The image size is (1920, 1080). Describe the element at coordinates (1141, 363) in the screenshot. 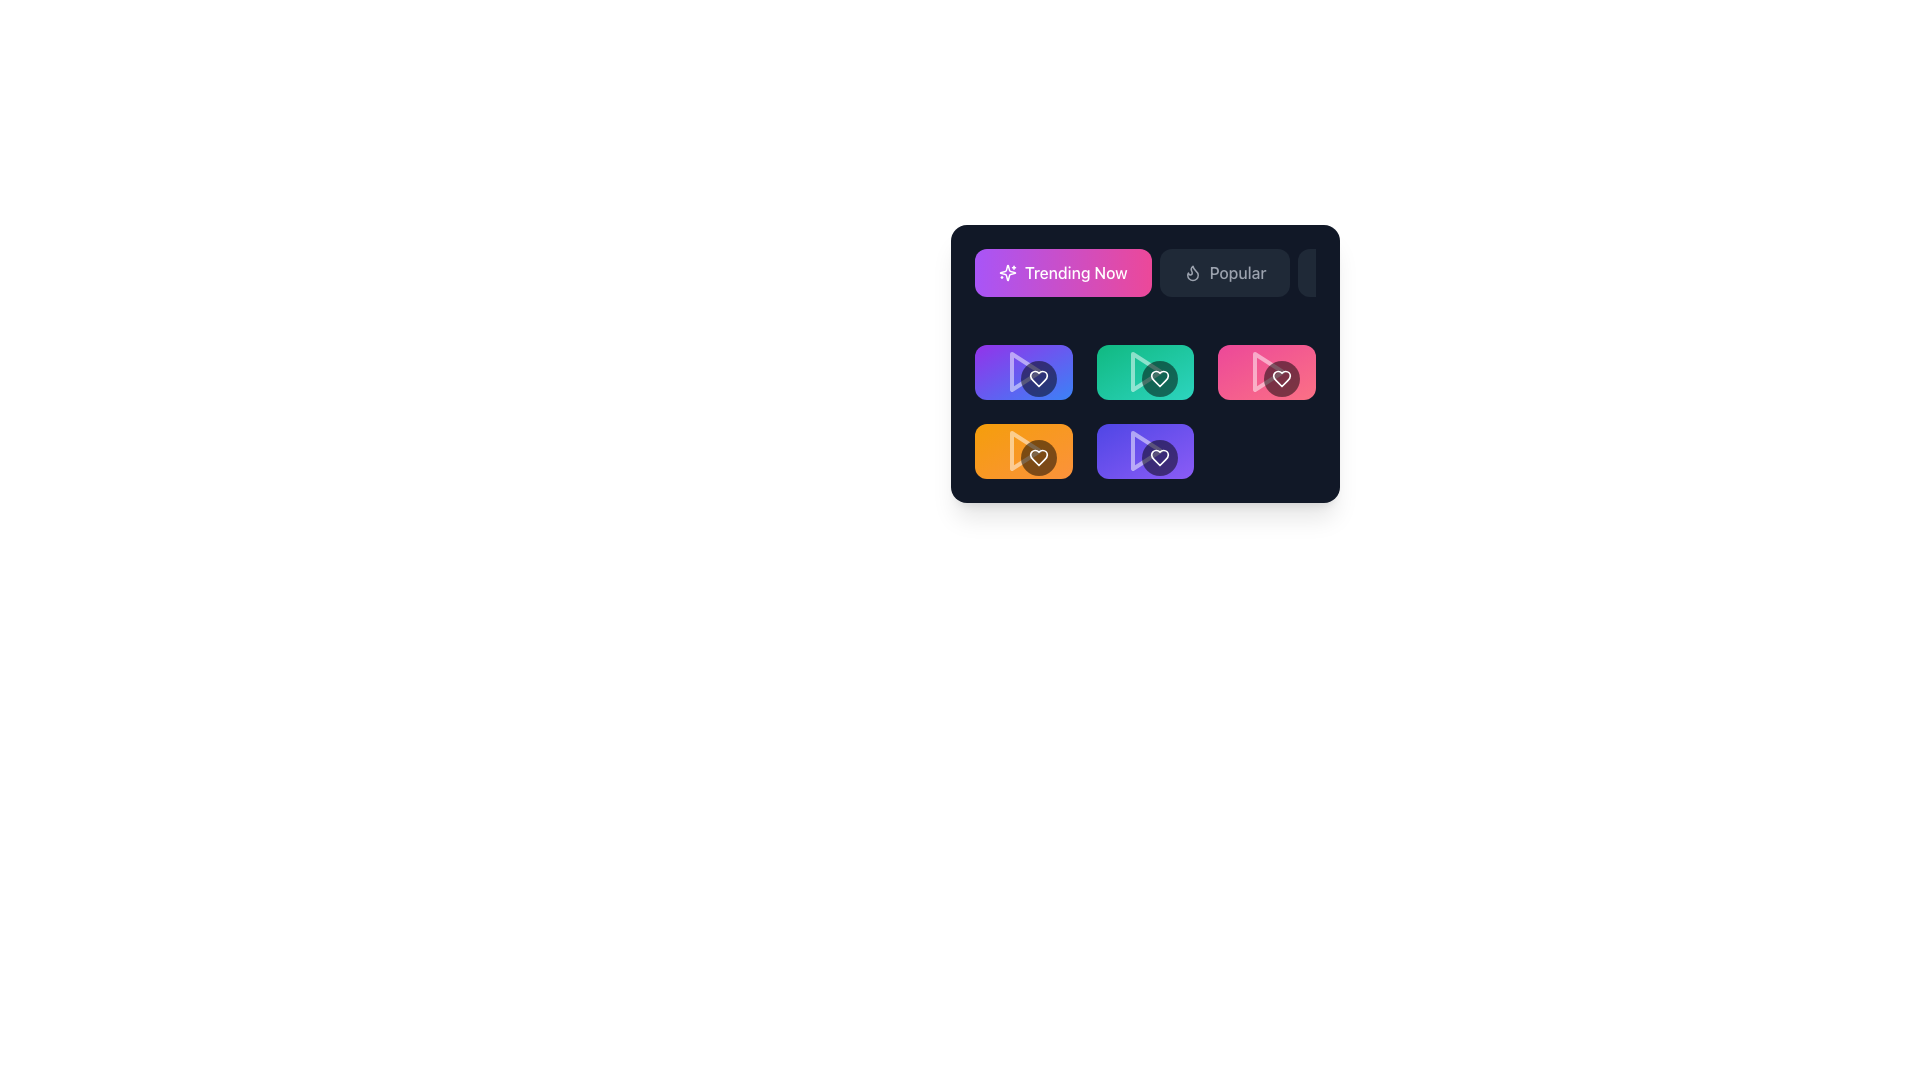

I see `the second green button with a video play icon and '1.5K' text, located to the right of the button displaying '234K'` at that location.